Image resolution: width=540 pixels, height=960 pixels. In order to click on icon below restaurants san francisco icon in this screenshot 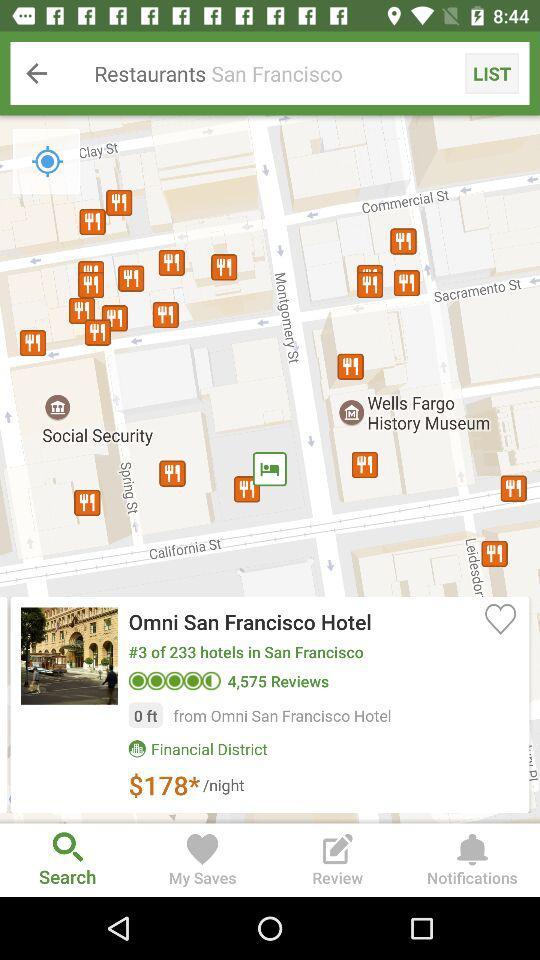, I will do `click(47, 160)`.